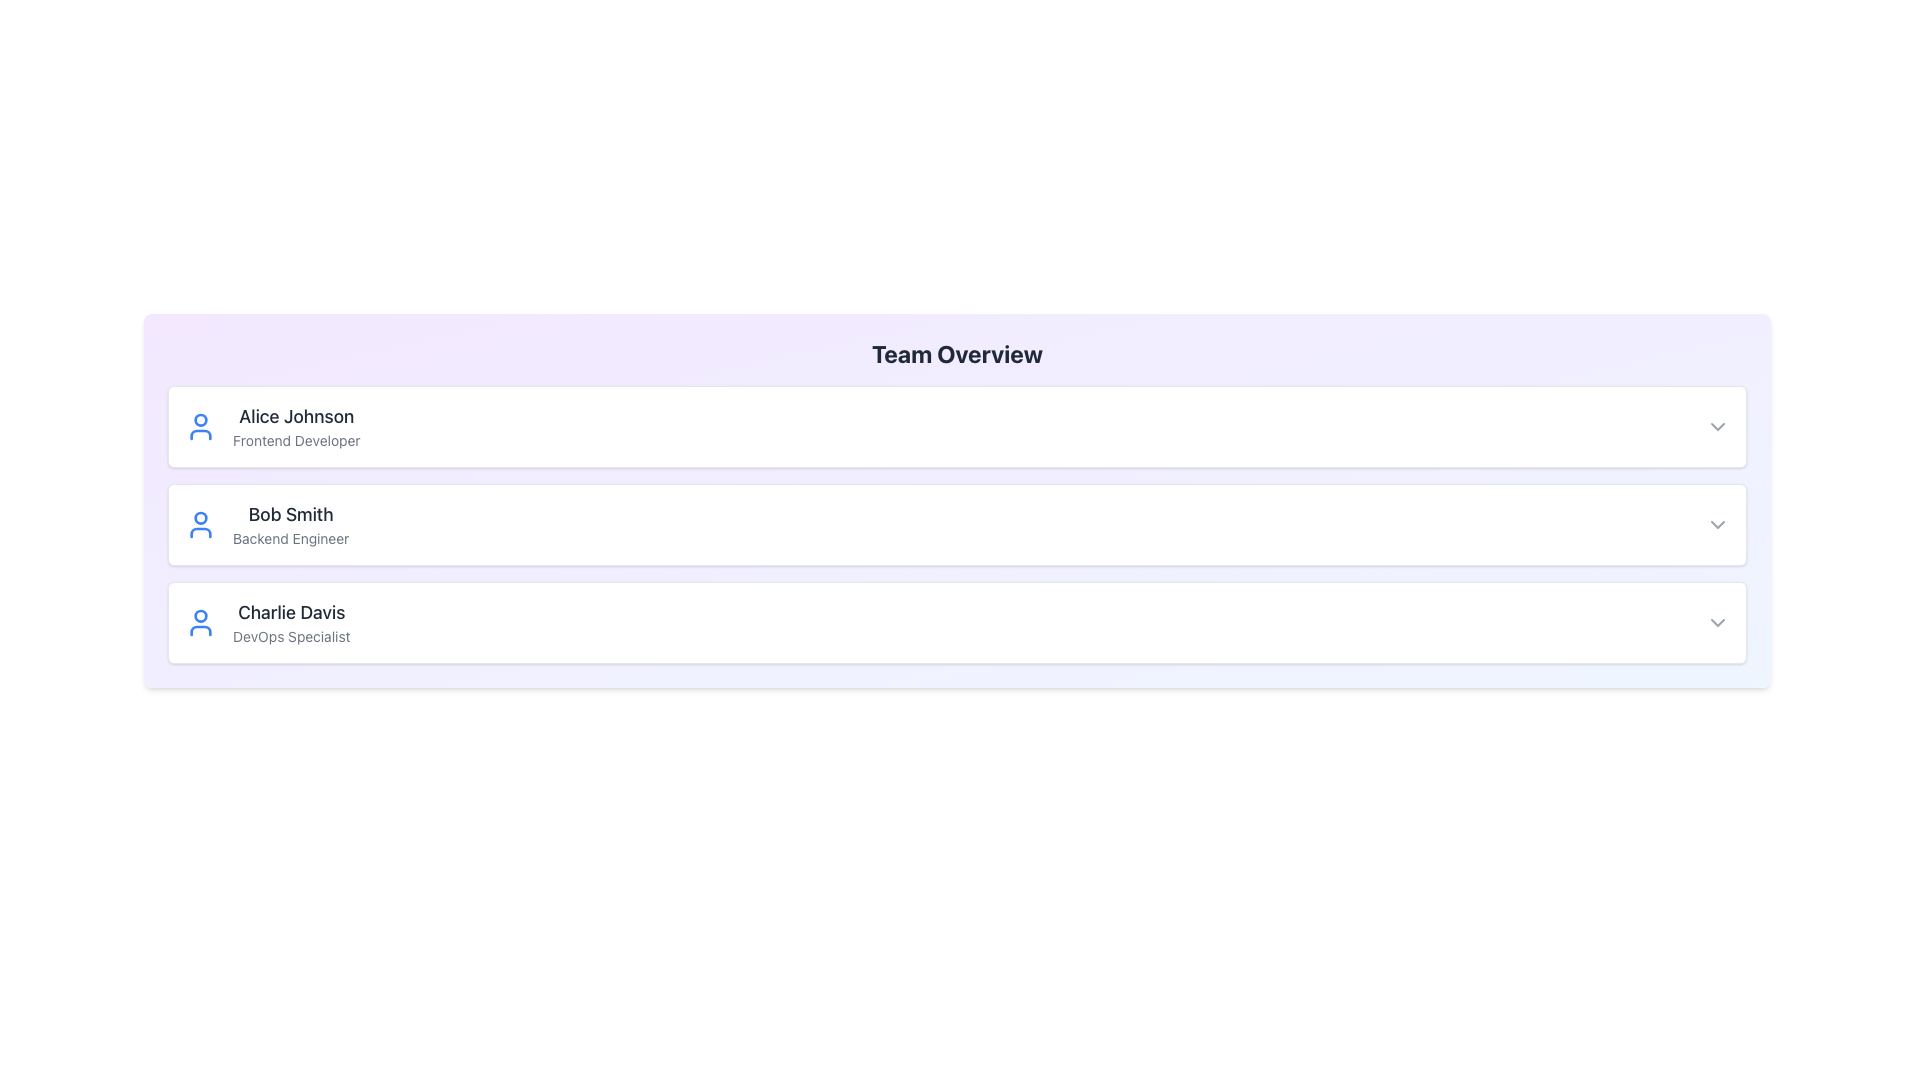 Image resolution: width=1920 pixels, height=1080 pixels. Describe the element at coordinates (201, 523) in the screenshot. I see `the user icon associated with 'Bob Smith Backend Engineer' located in the second row of the 'Team Overview' list` at that location.